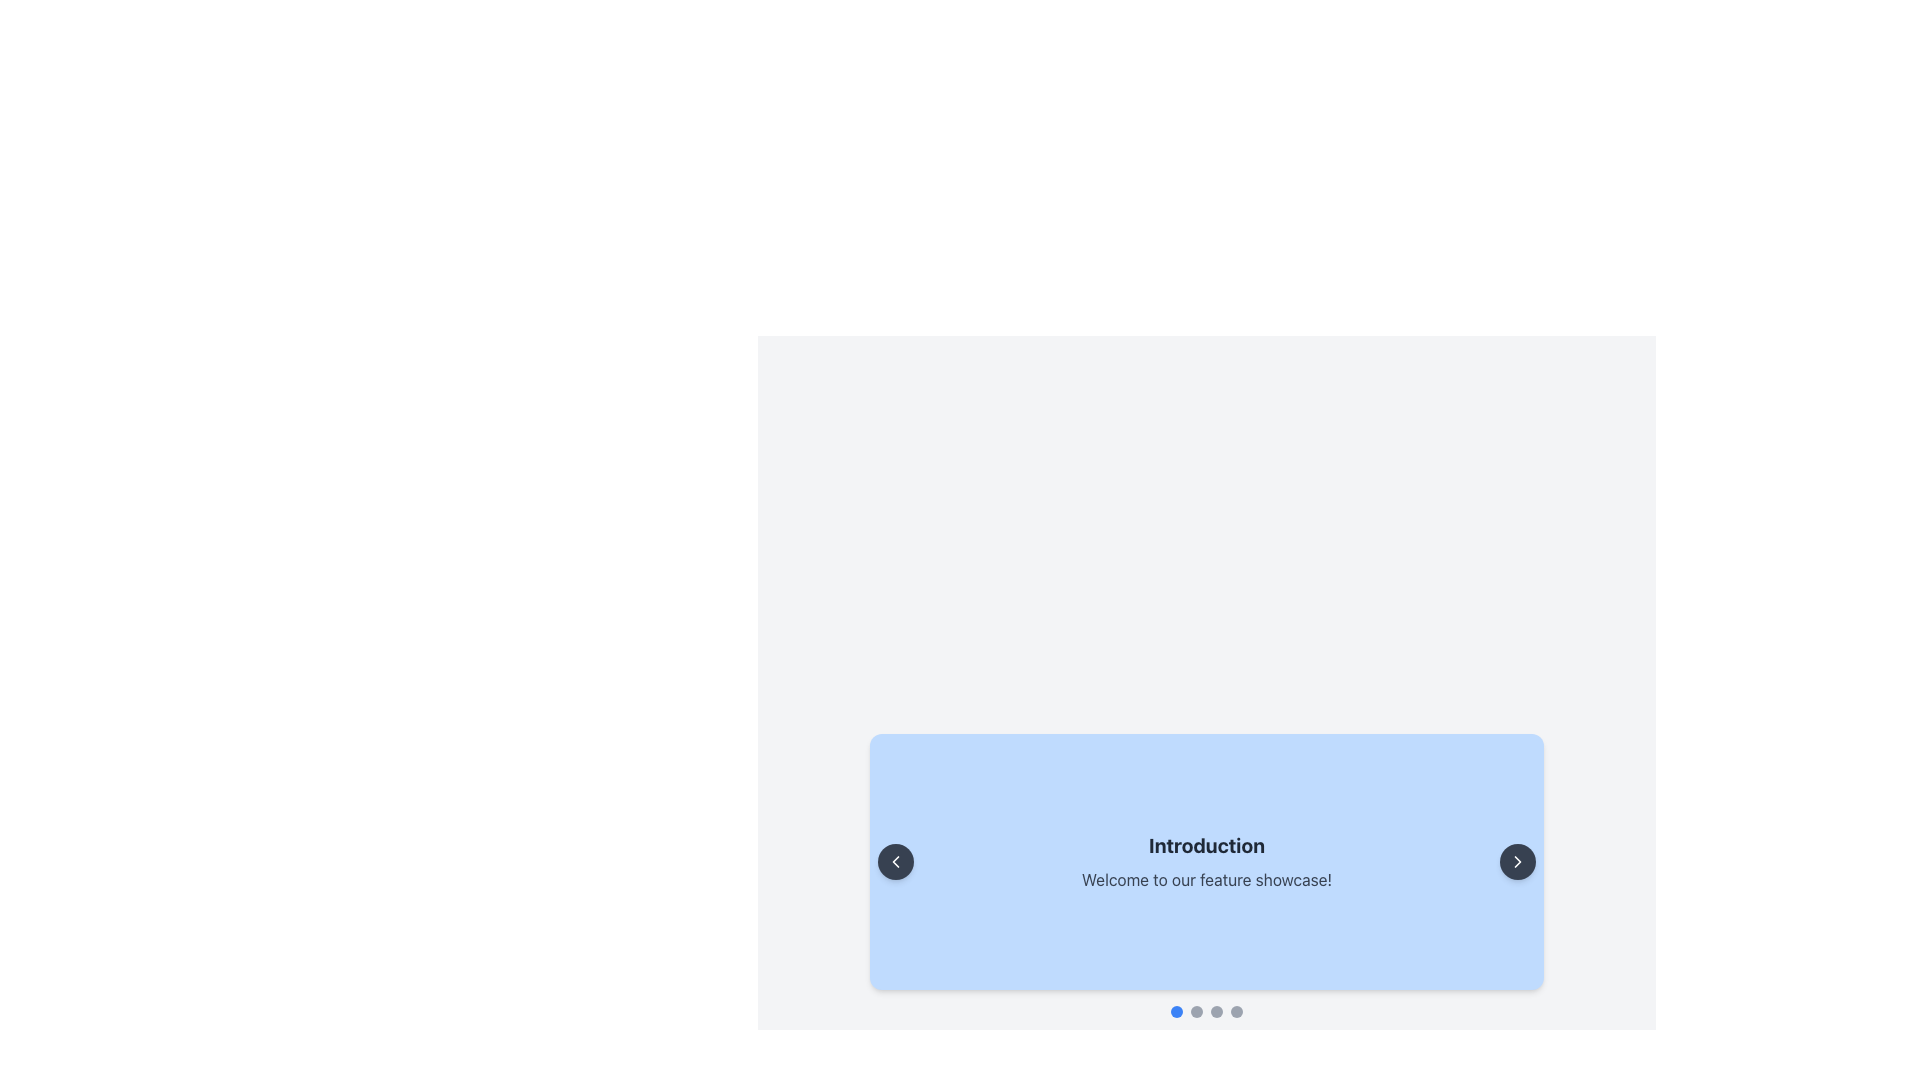 The width and height of the screenshot is (1920, 1080). I want to click on the second circular navigation indicator, which is a gray dot among four horizontally aligned dots located beneath the main content area, so click(1196, 1011).